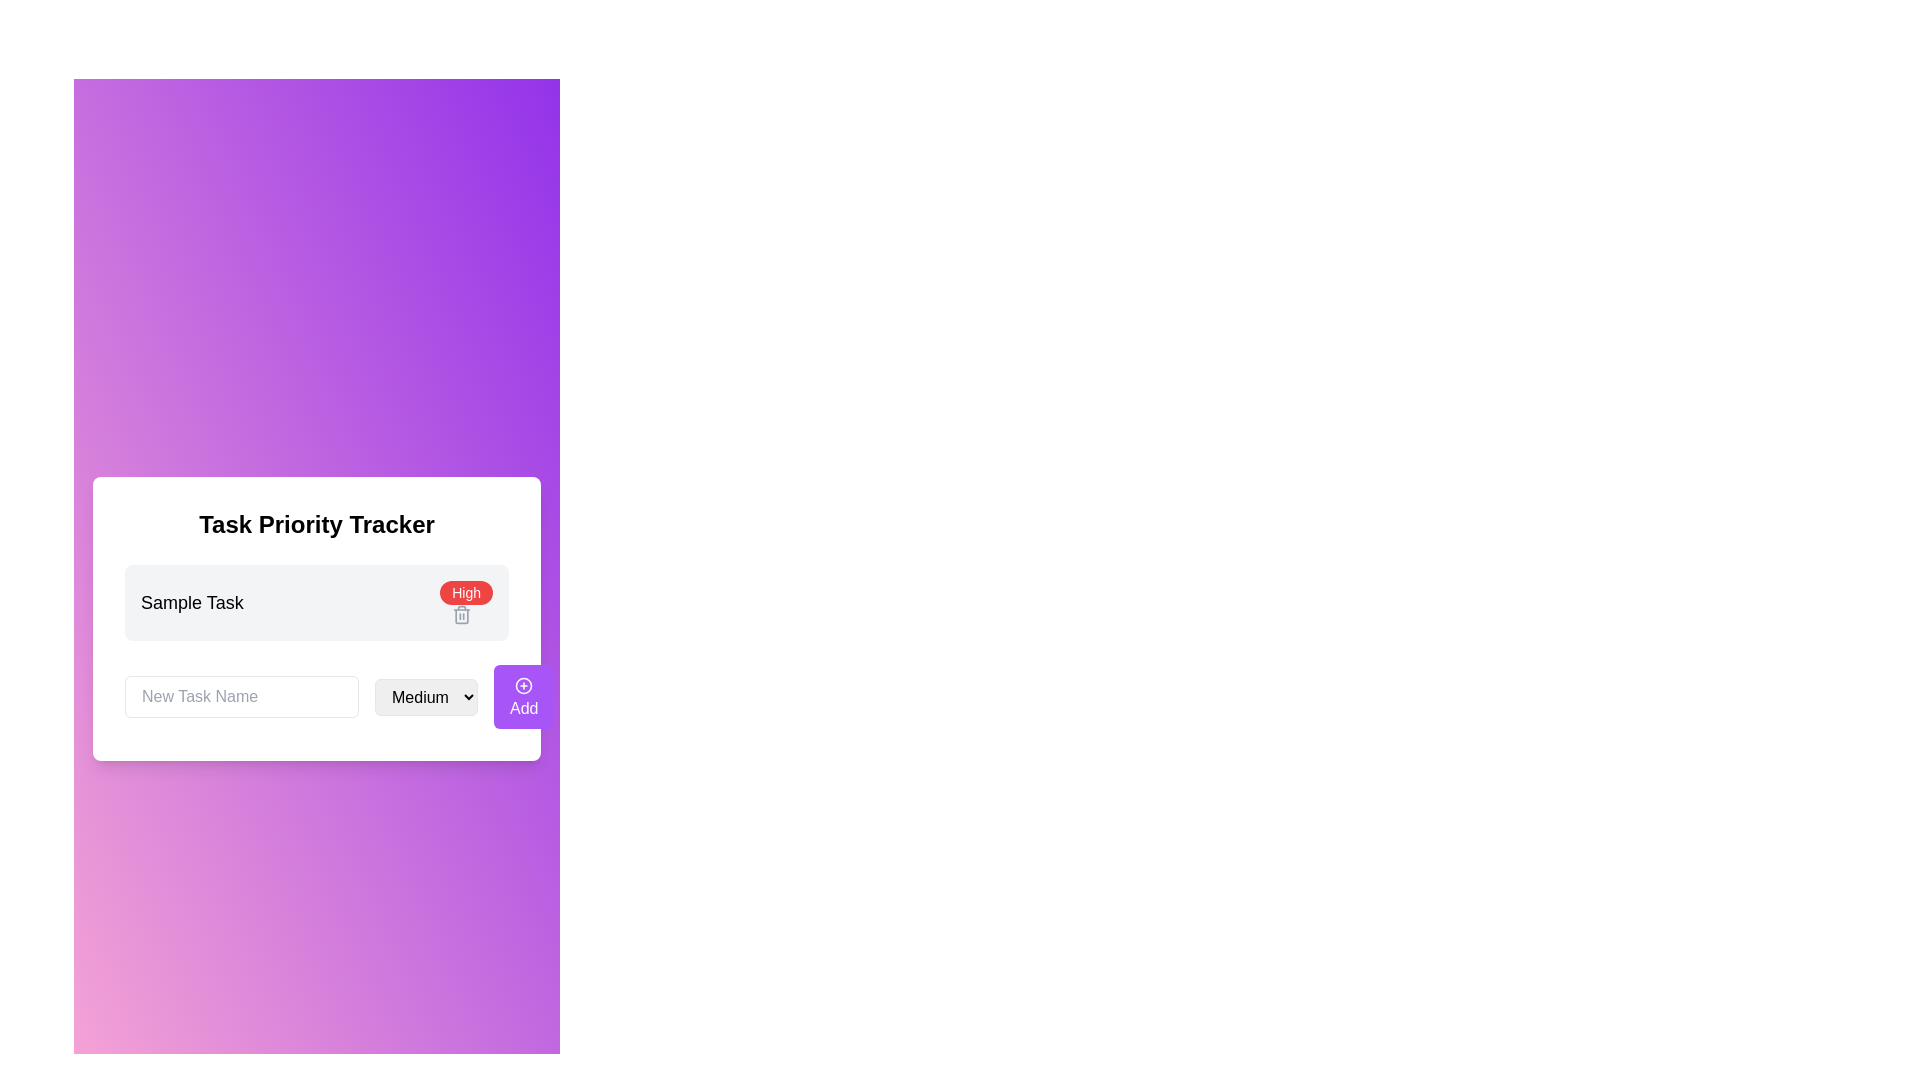 This screenshot has height=1080, width=1920. Describe the element at coordinates (460, 613) in the screenshot. I see `the trash bin icon located to the right of the 'High' priority label` at that location.